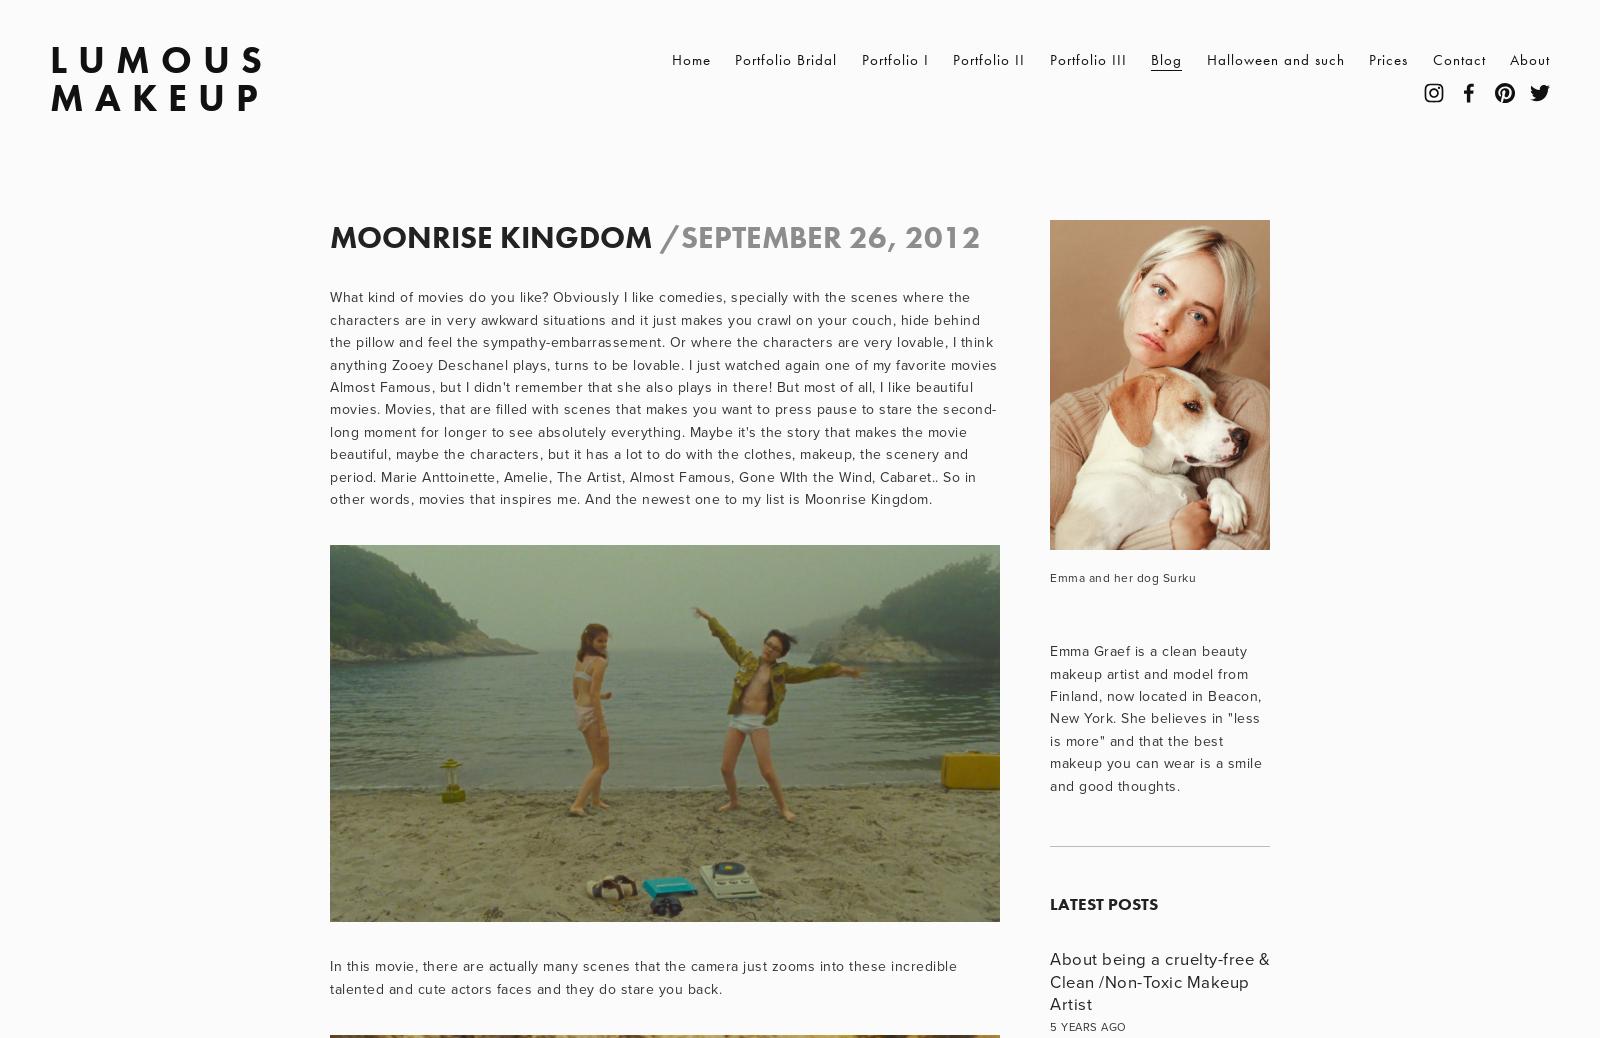 This screenshot has width=1600, height=1038. I want to click on 'Blog', so click(1166, 58).